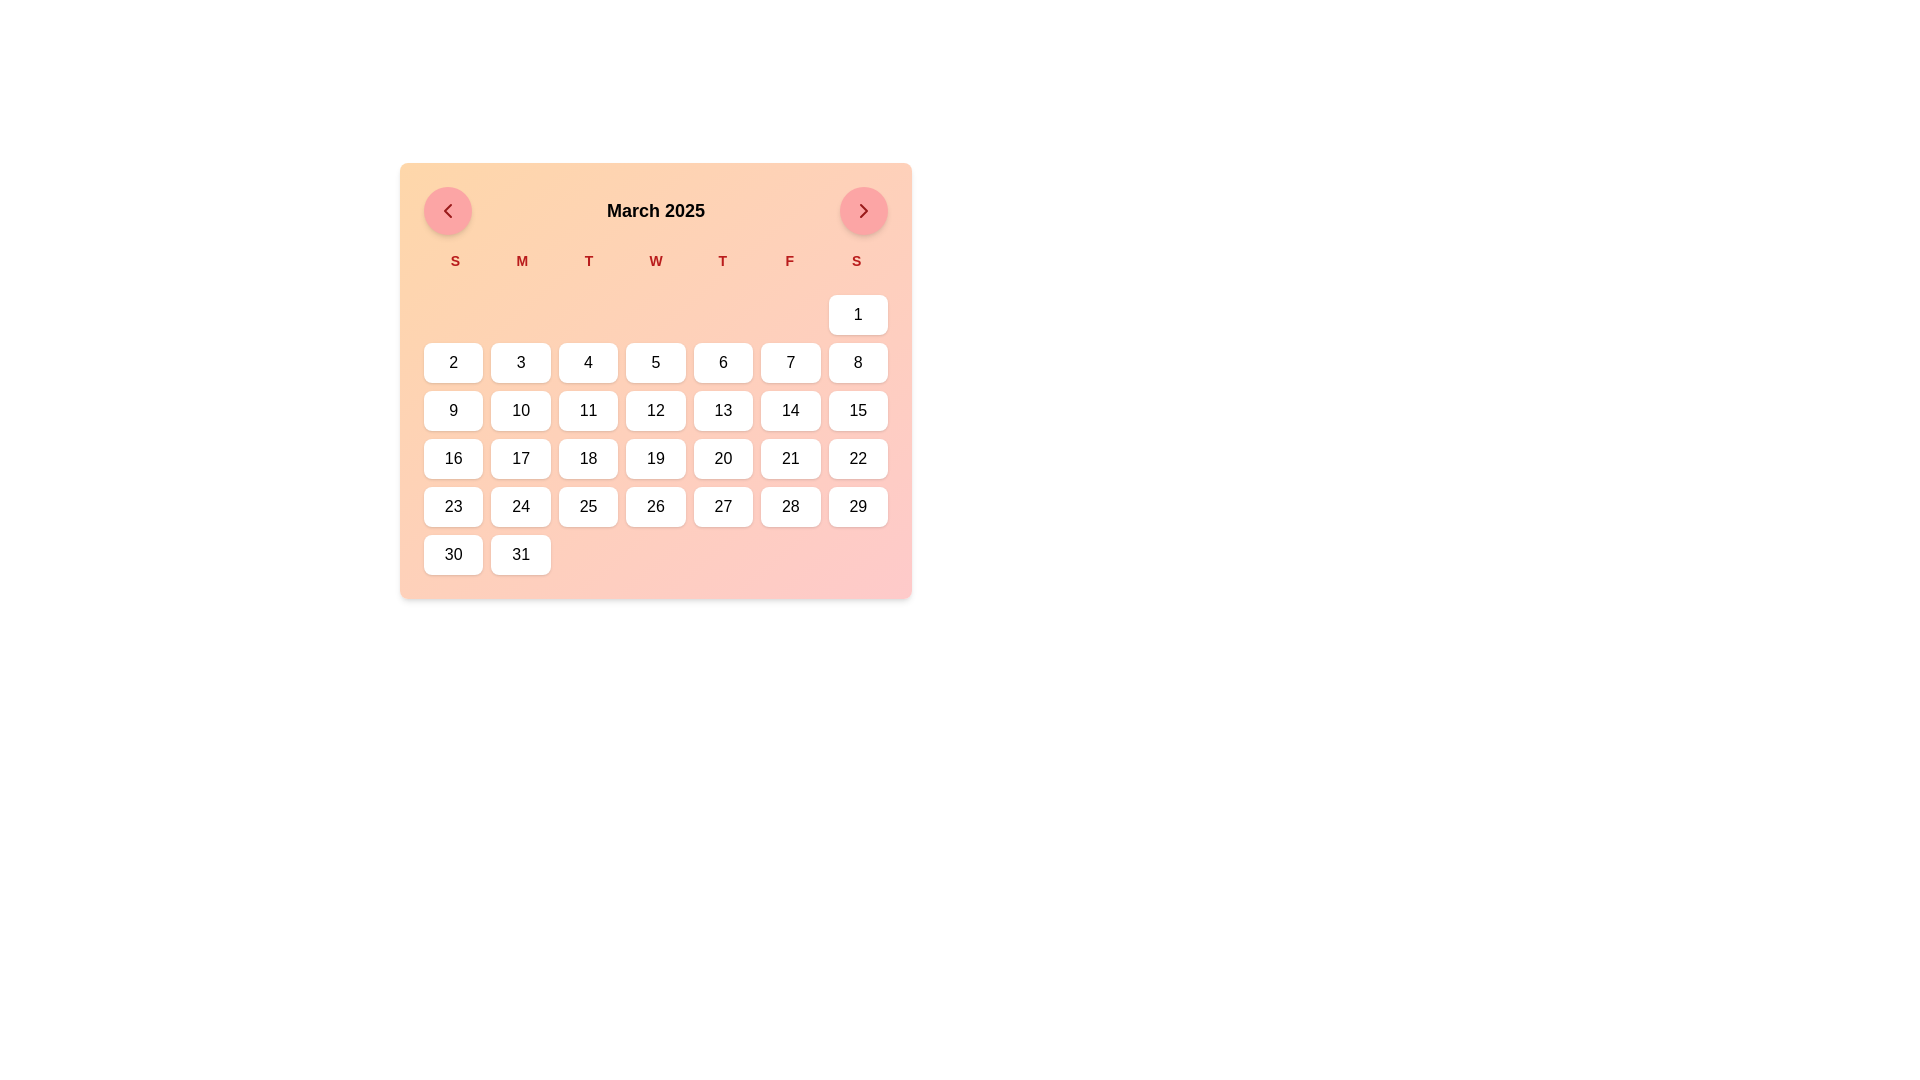  I want to click on the button with rounded corners, white background, and the text '30', so click(452, 555).